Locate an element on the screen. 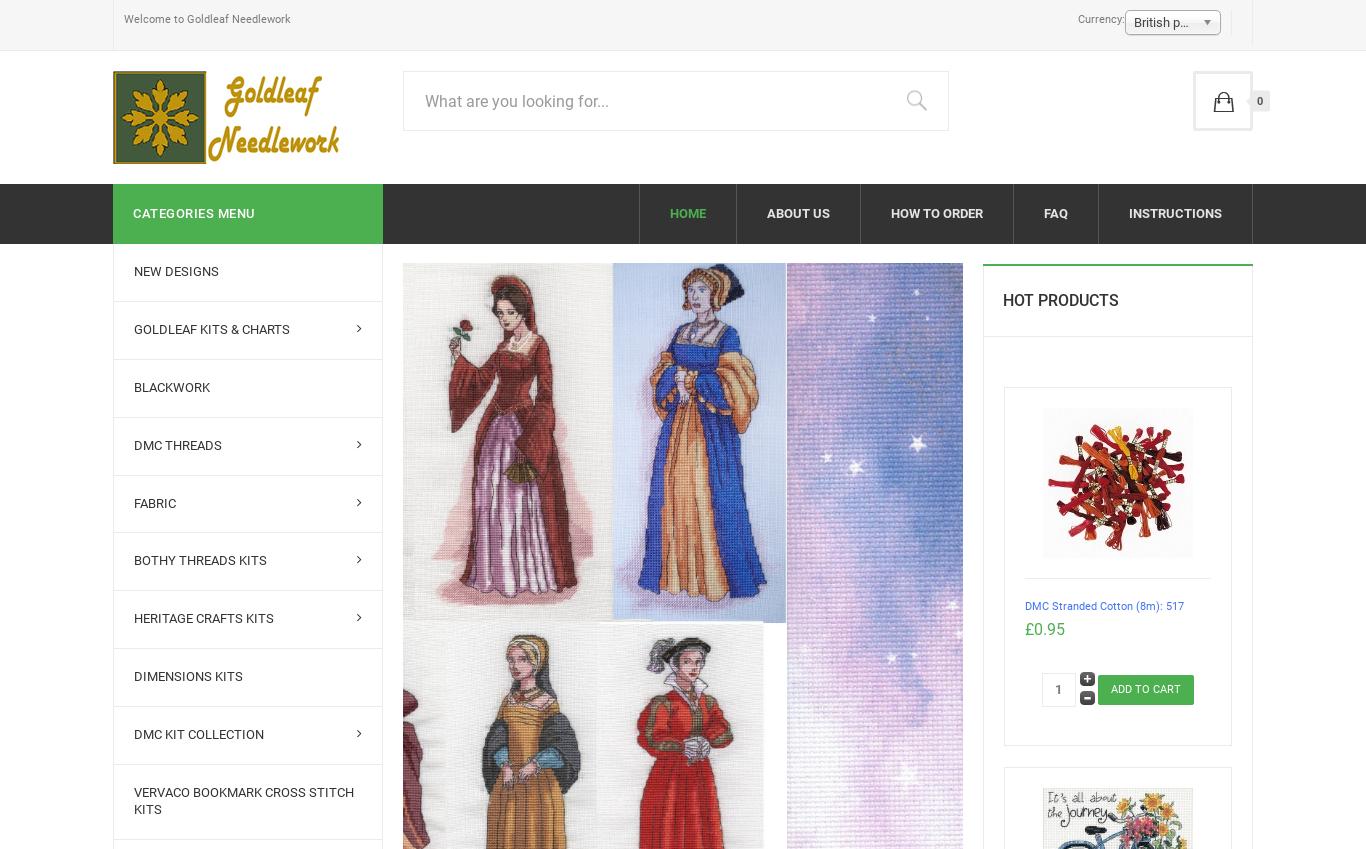  'Currency:' is located at coordinates (1075, 18).